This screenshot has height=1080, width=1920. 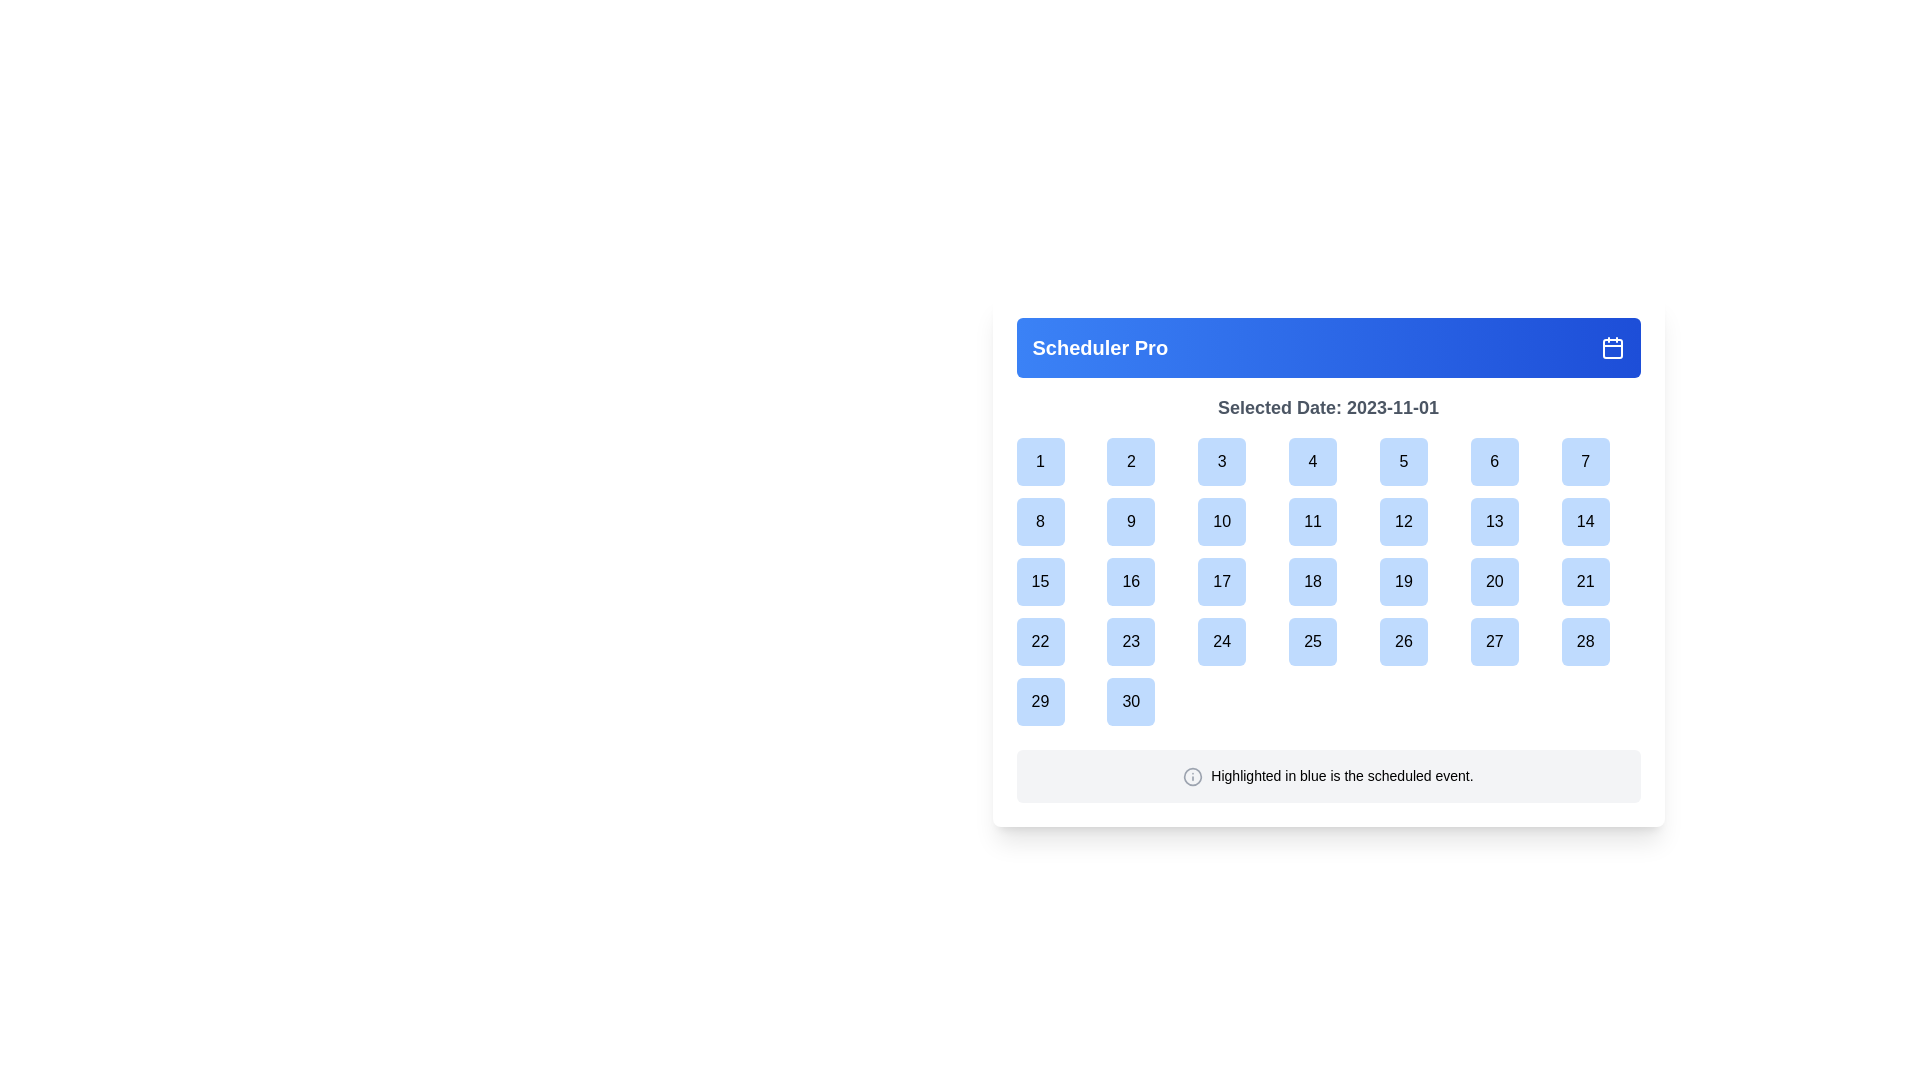 What do you see at coordinates (1402, 641) in the screenshot?
I see `the date selector button representing the 26th day in the calendar` at bounding box center [1402, 641].